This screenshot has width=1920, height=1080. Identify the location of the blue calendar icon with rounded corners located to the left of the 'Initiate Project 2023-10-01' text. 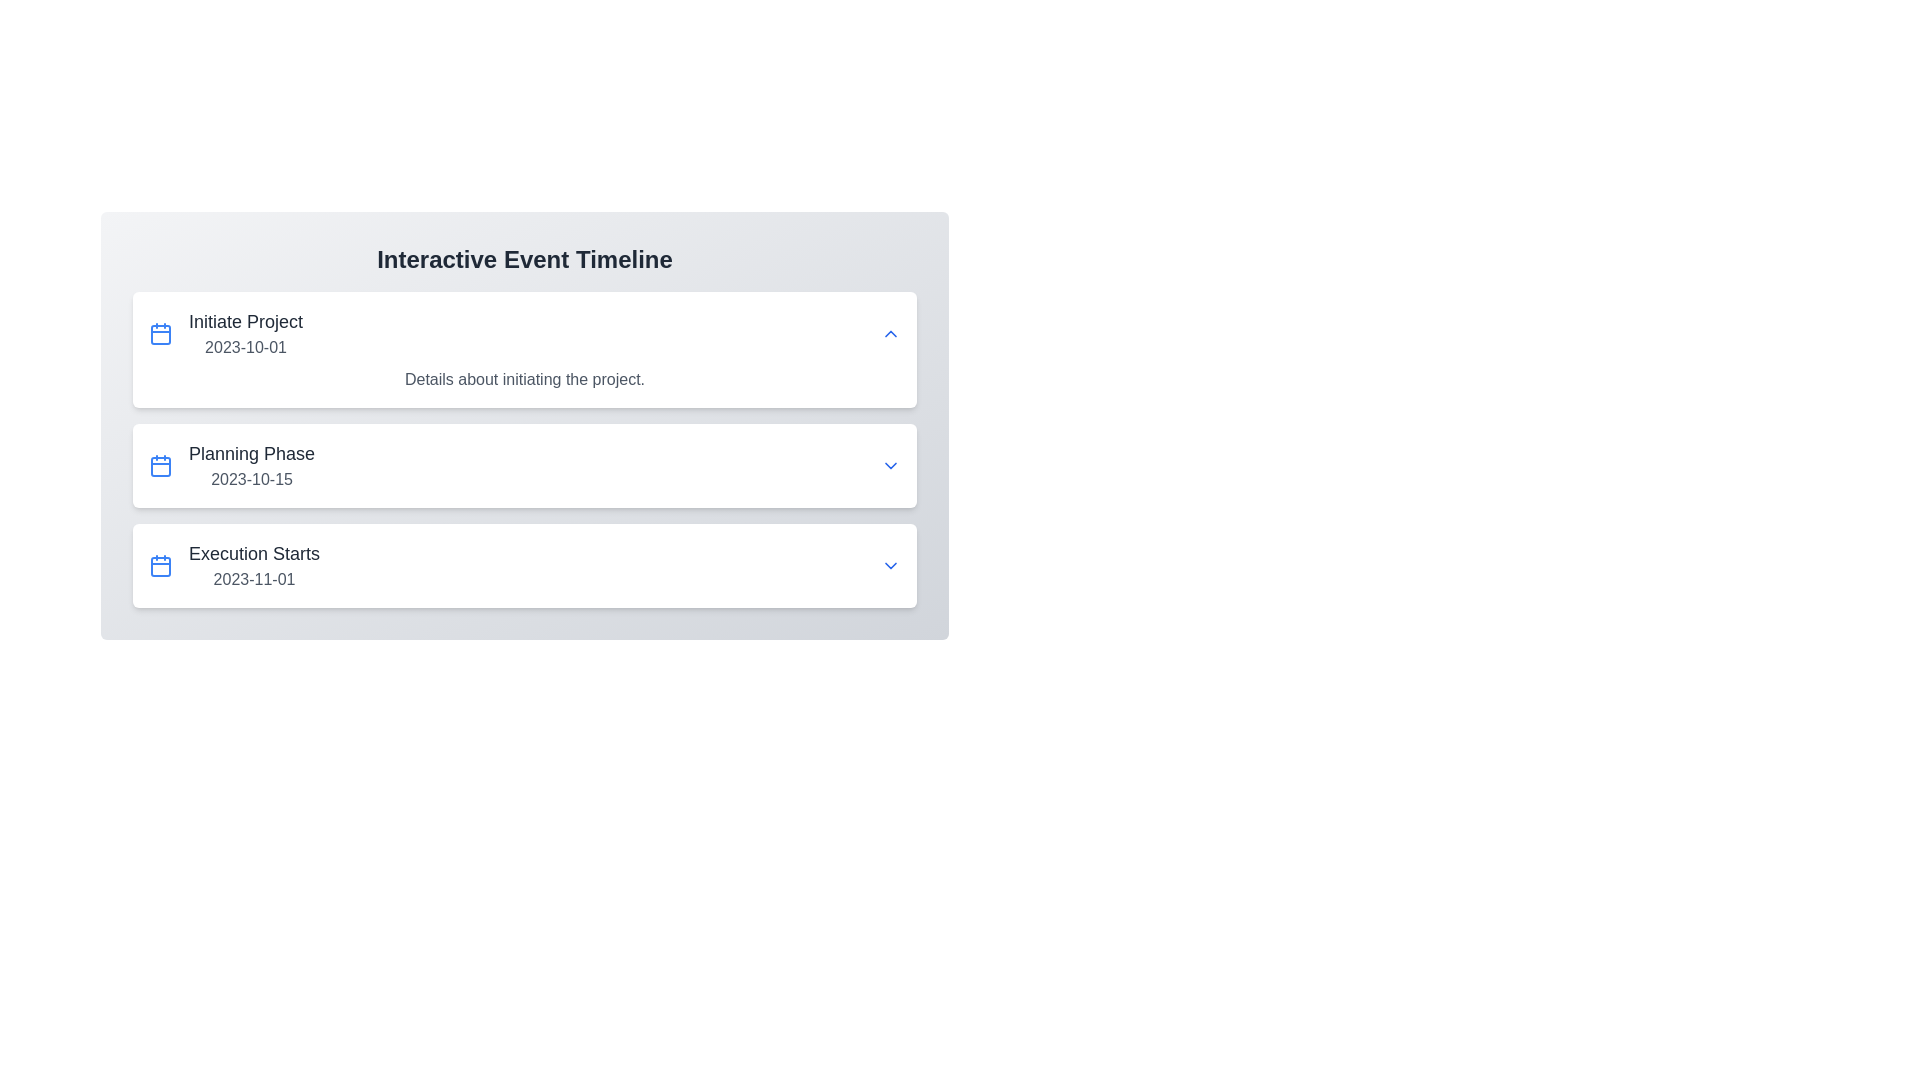
(161, 333).